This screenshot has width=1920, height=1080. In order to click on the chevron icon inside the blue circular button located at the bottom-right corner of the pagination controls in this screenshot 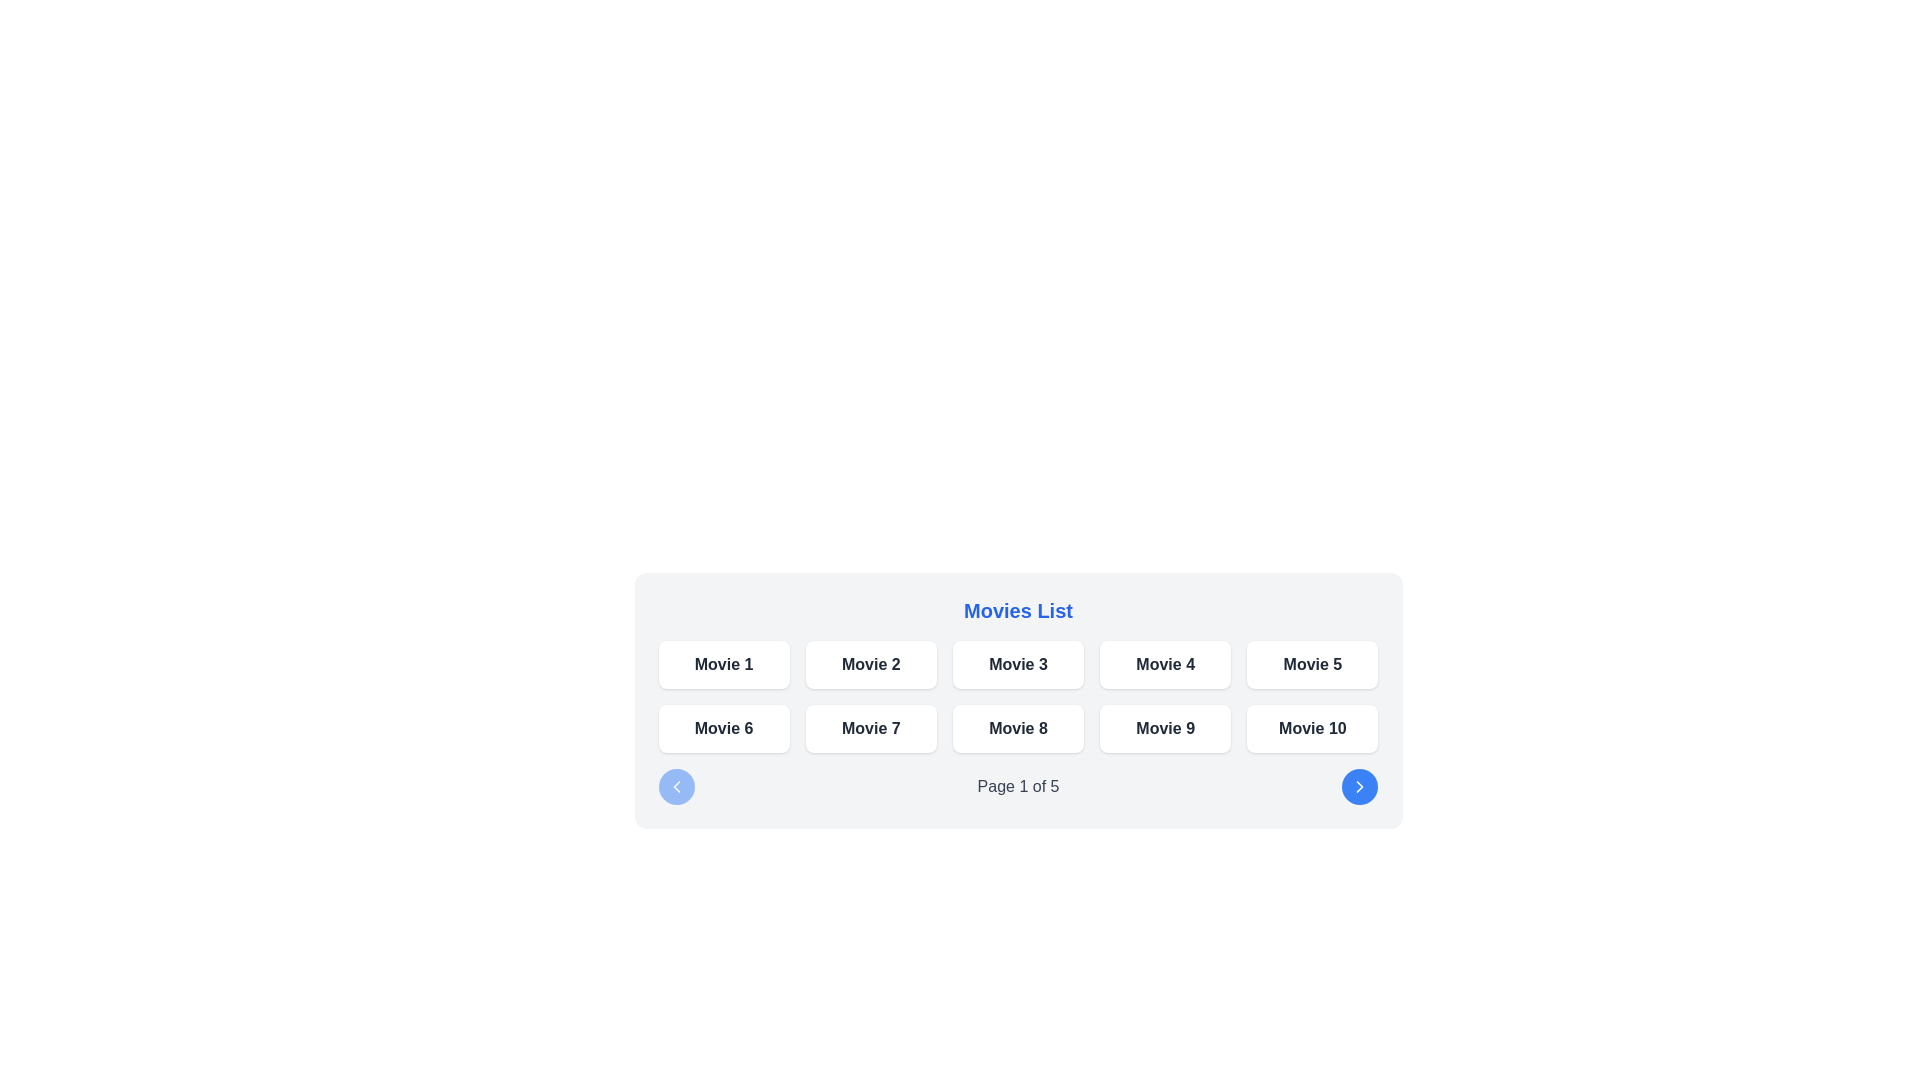, I will do `click(1360, 785)`.